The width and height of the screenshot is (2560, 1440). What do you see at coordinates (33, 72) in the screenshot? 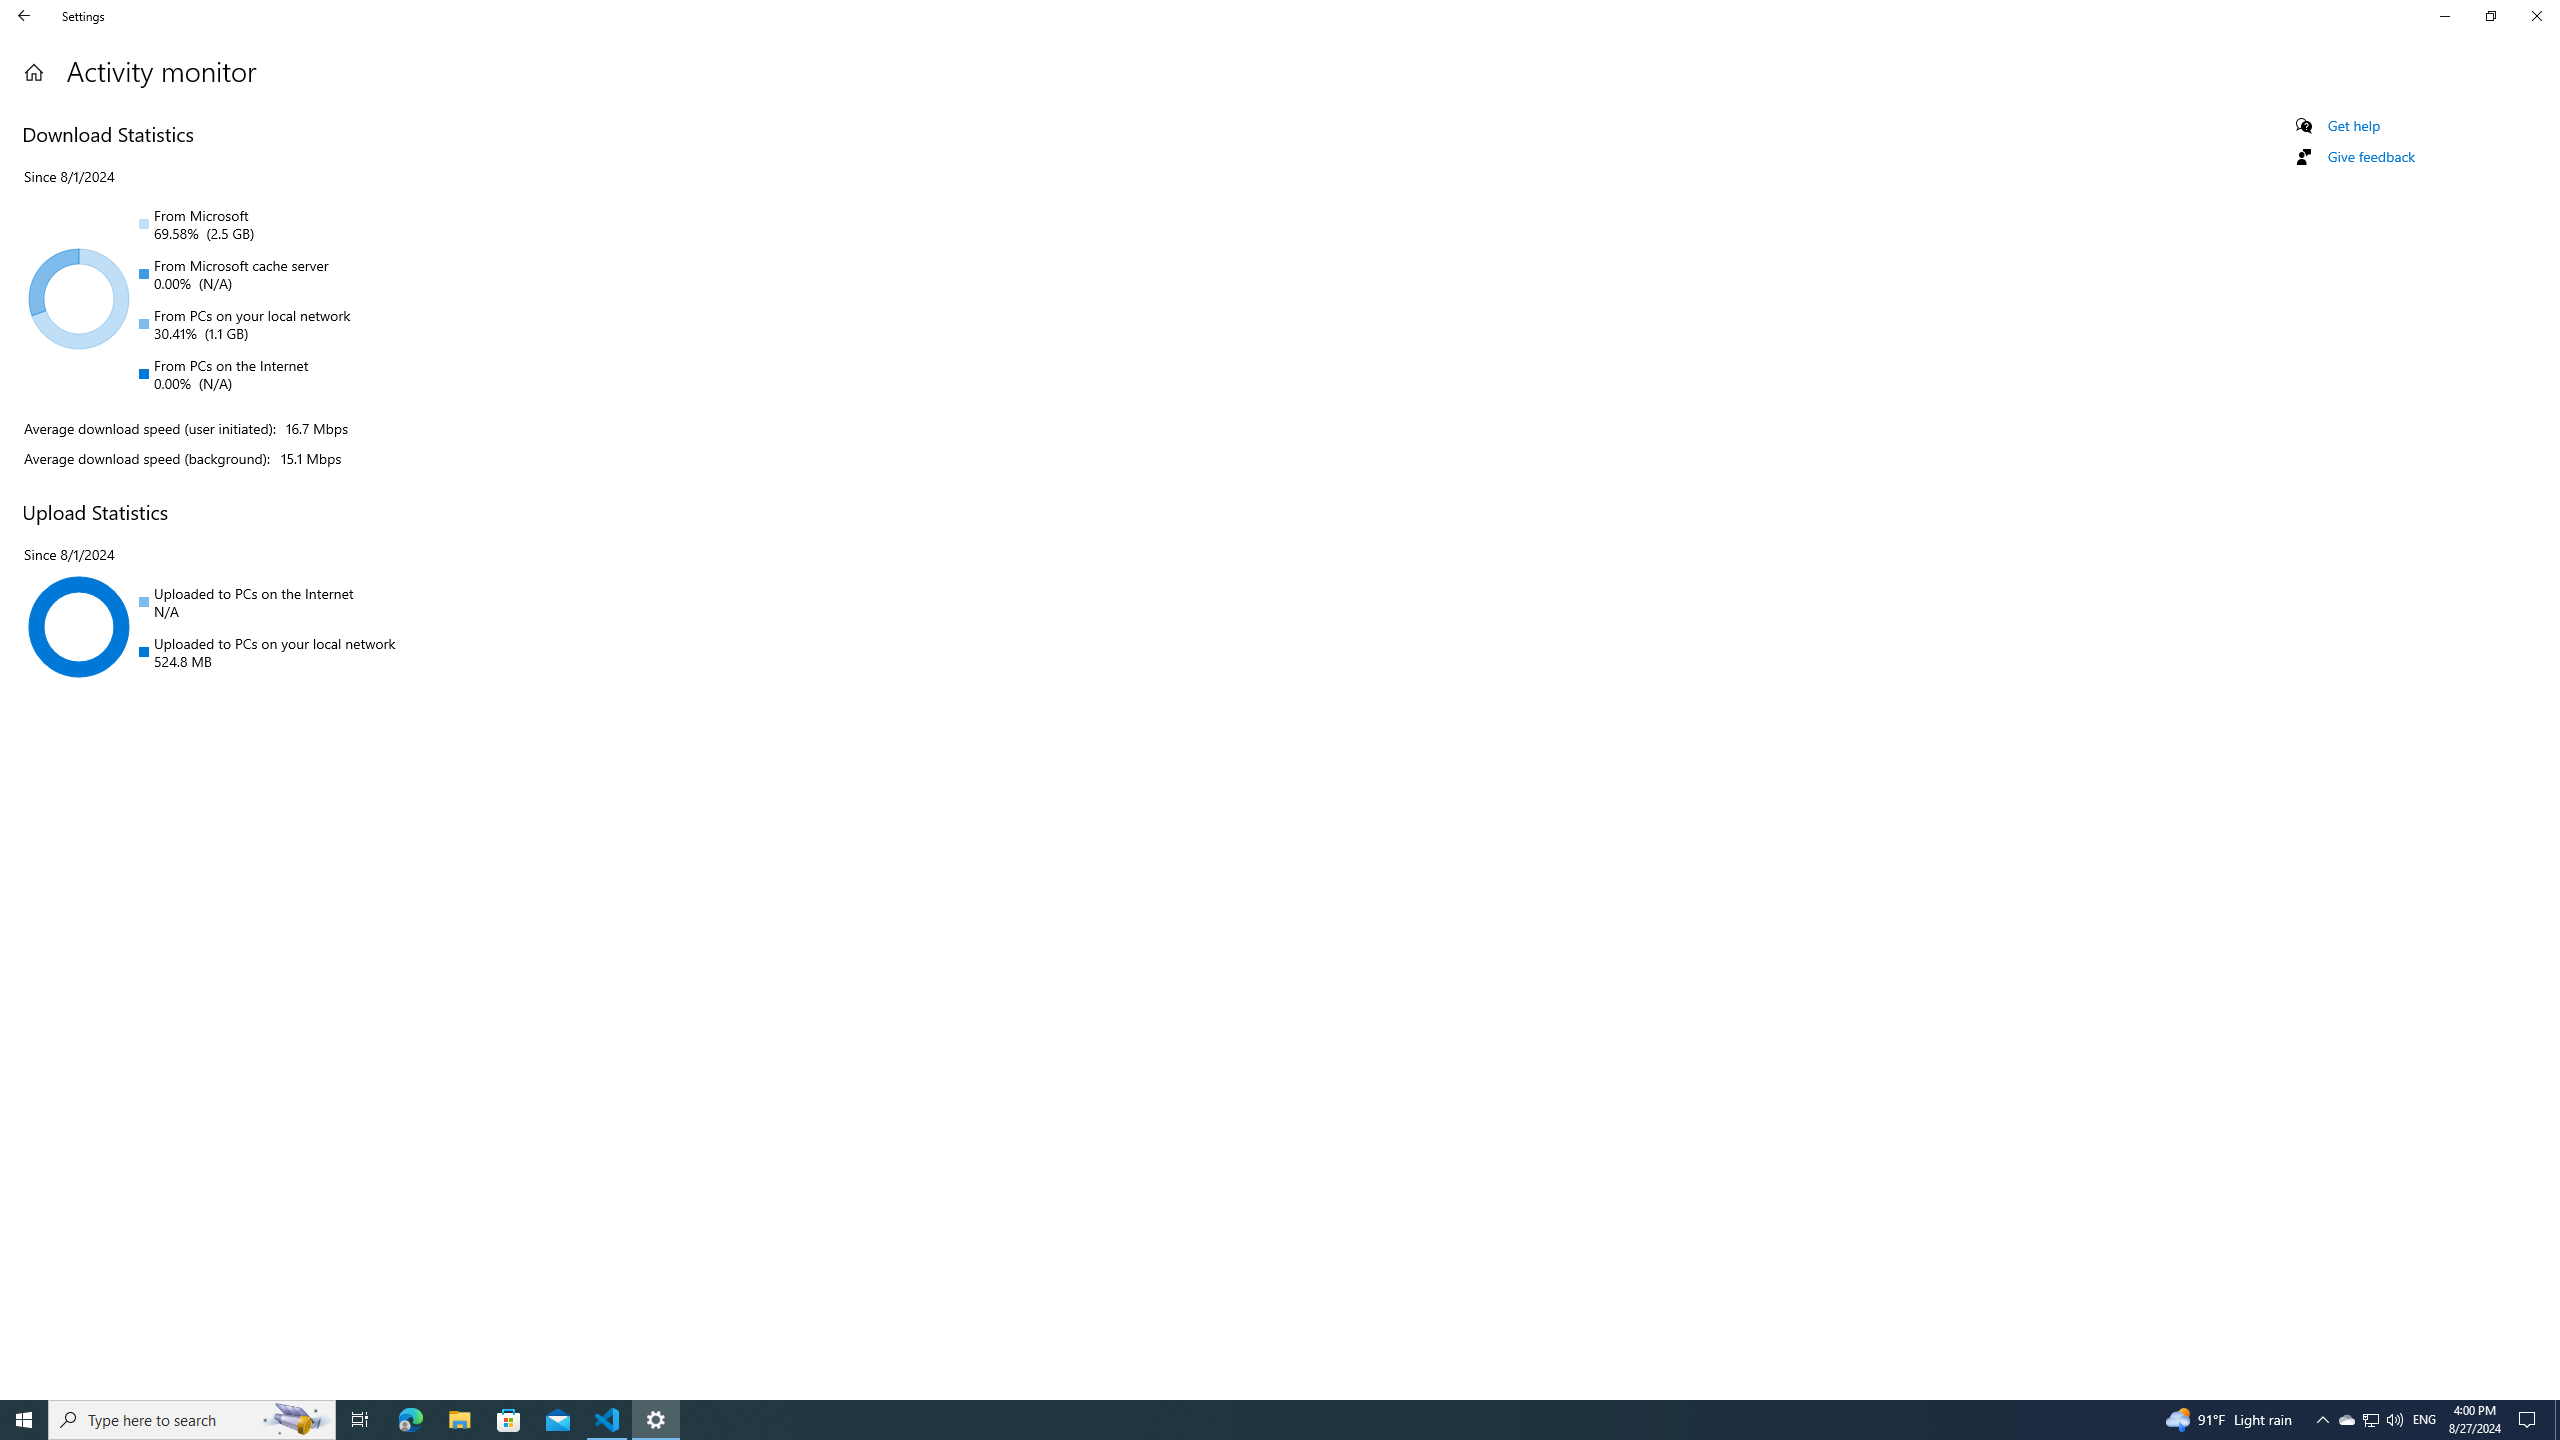
I see `'Home'` at bounding box center [33, 72].